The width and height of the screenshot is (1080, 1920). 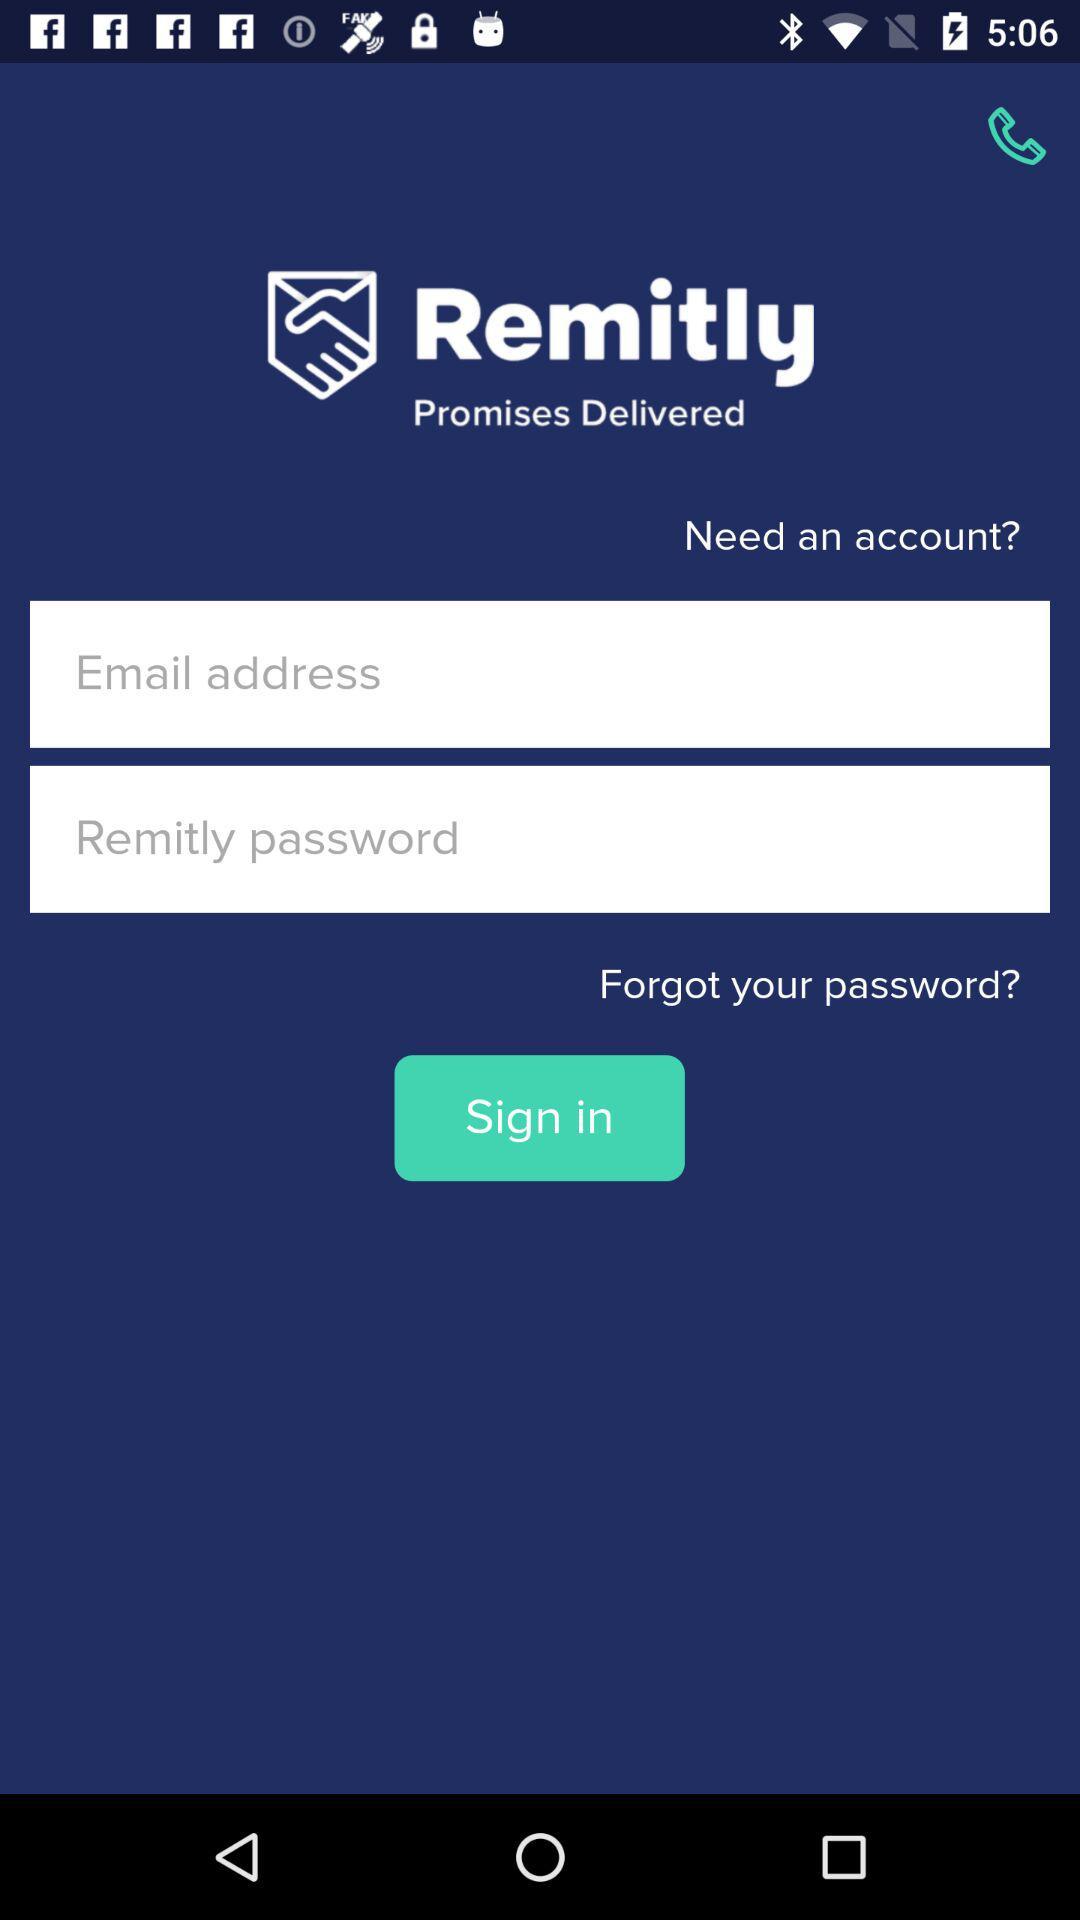 I want to click on need an account? icon, so click(x=509, y=537).